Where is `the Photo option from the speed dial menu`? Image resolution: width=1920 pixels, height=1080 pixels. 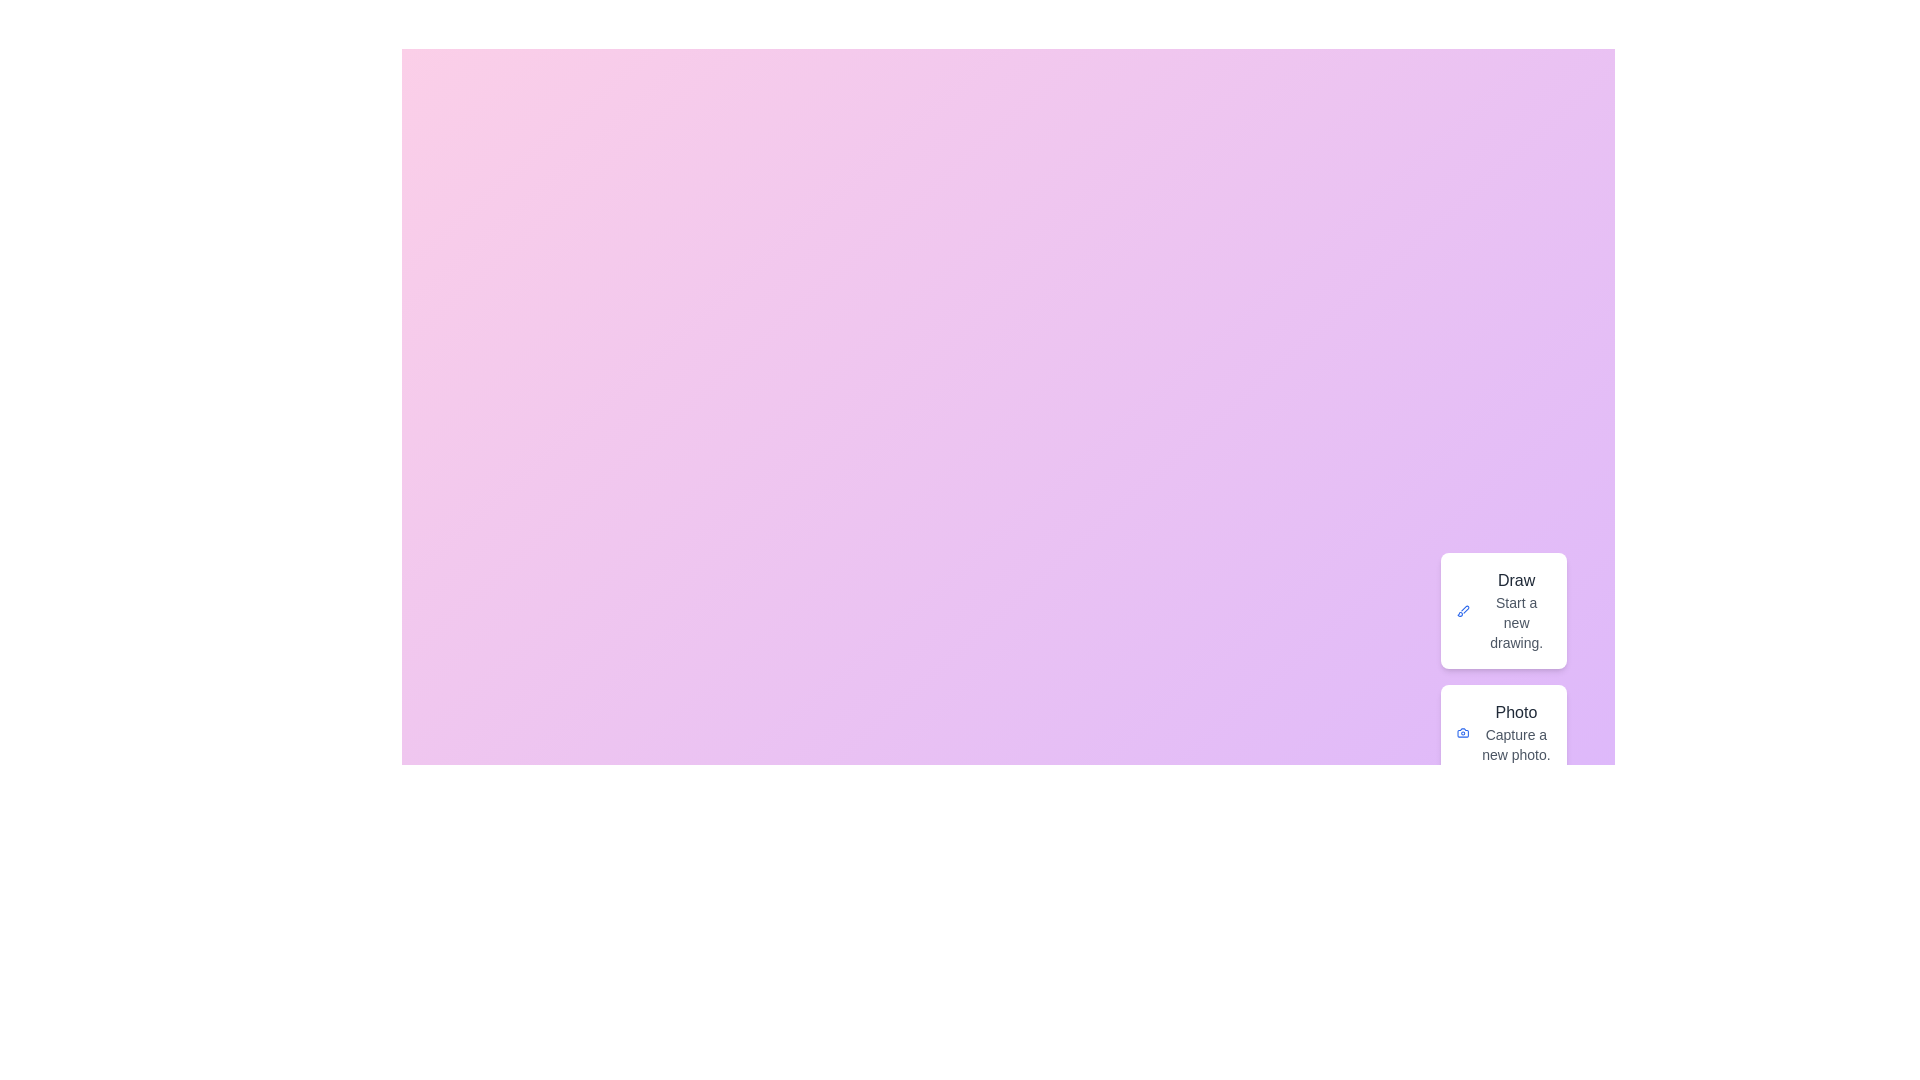 the Photo option from the speed dial menu is located at coordinates (1503, 732).